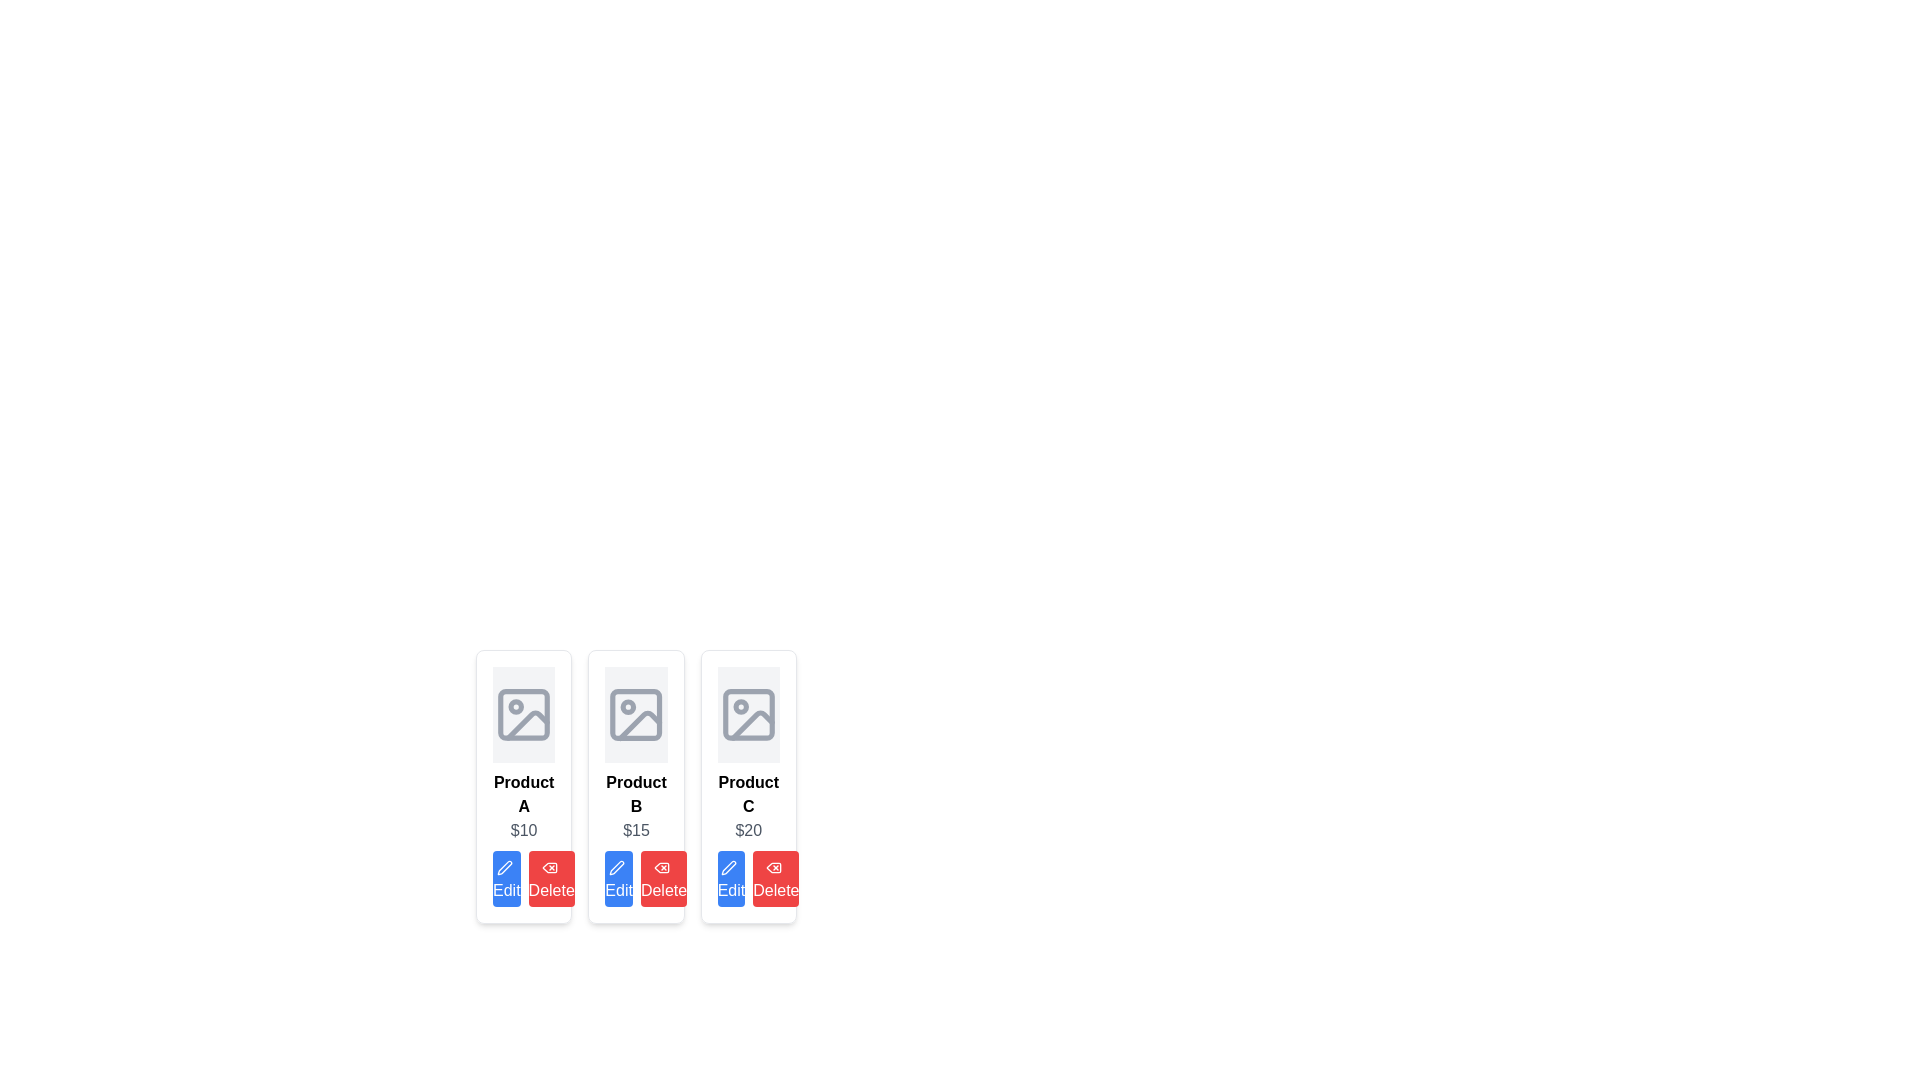 This screenshot has width=1920, height=1080. What do you see at coordinates (775, 878) in the screenshot?
I see `the 'Delete' button with a red background and white text` at bounding box center [775, 878].